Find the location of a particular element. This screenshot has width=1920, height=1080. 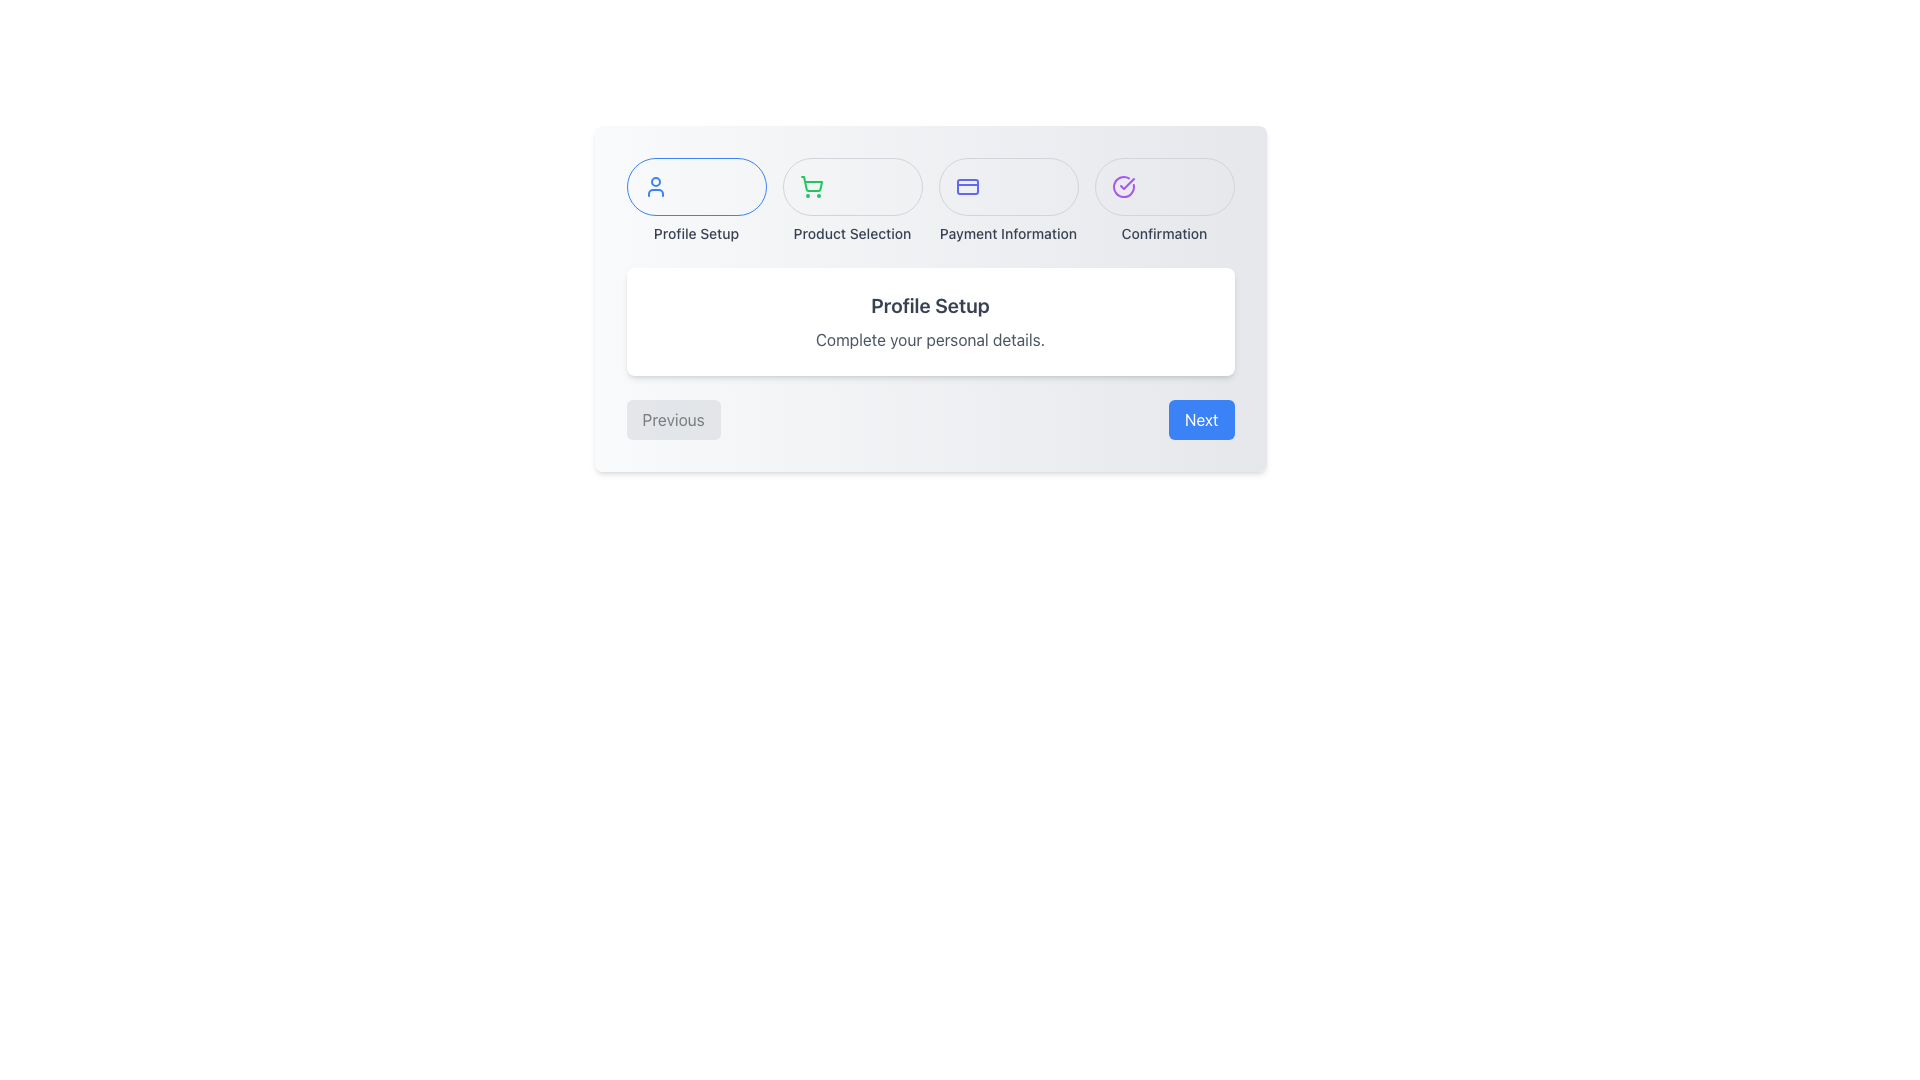

the 'Payment Information' button located in the horizontal navigation bar is located at coordinates (1008, 186).